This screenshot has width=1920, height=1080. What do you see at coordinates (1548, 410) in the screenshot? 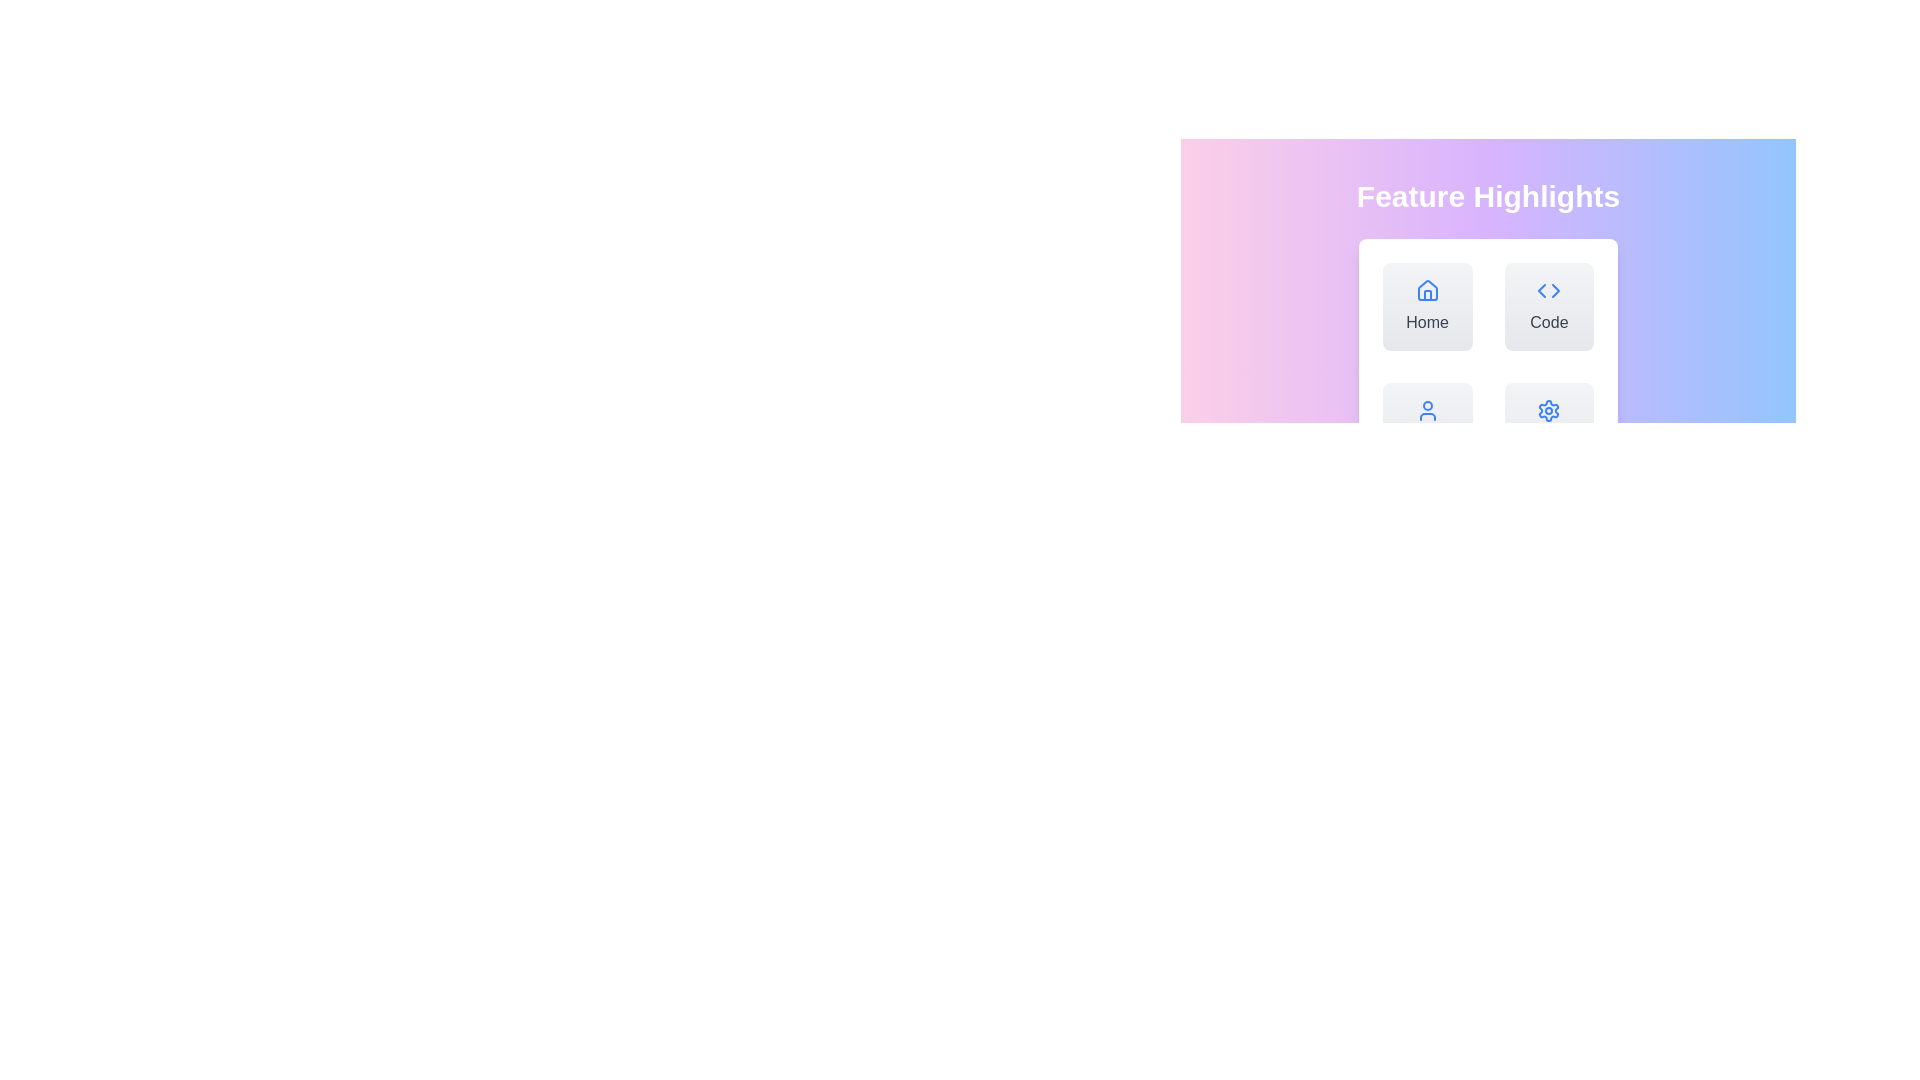
I see `the 'Settings' icon located in the bottom-right card of the grid layout, positioned above the text label 'Settings'` at bounding box center [1548, 410].